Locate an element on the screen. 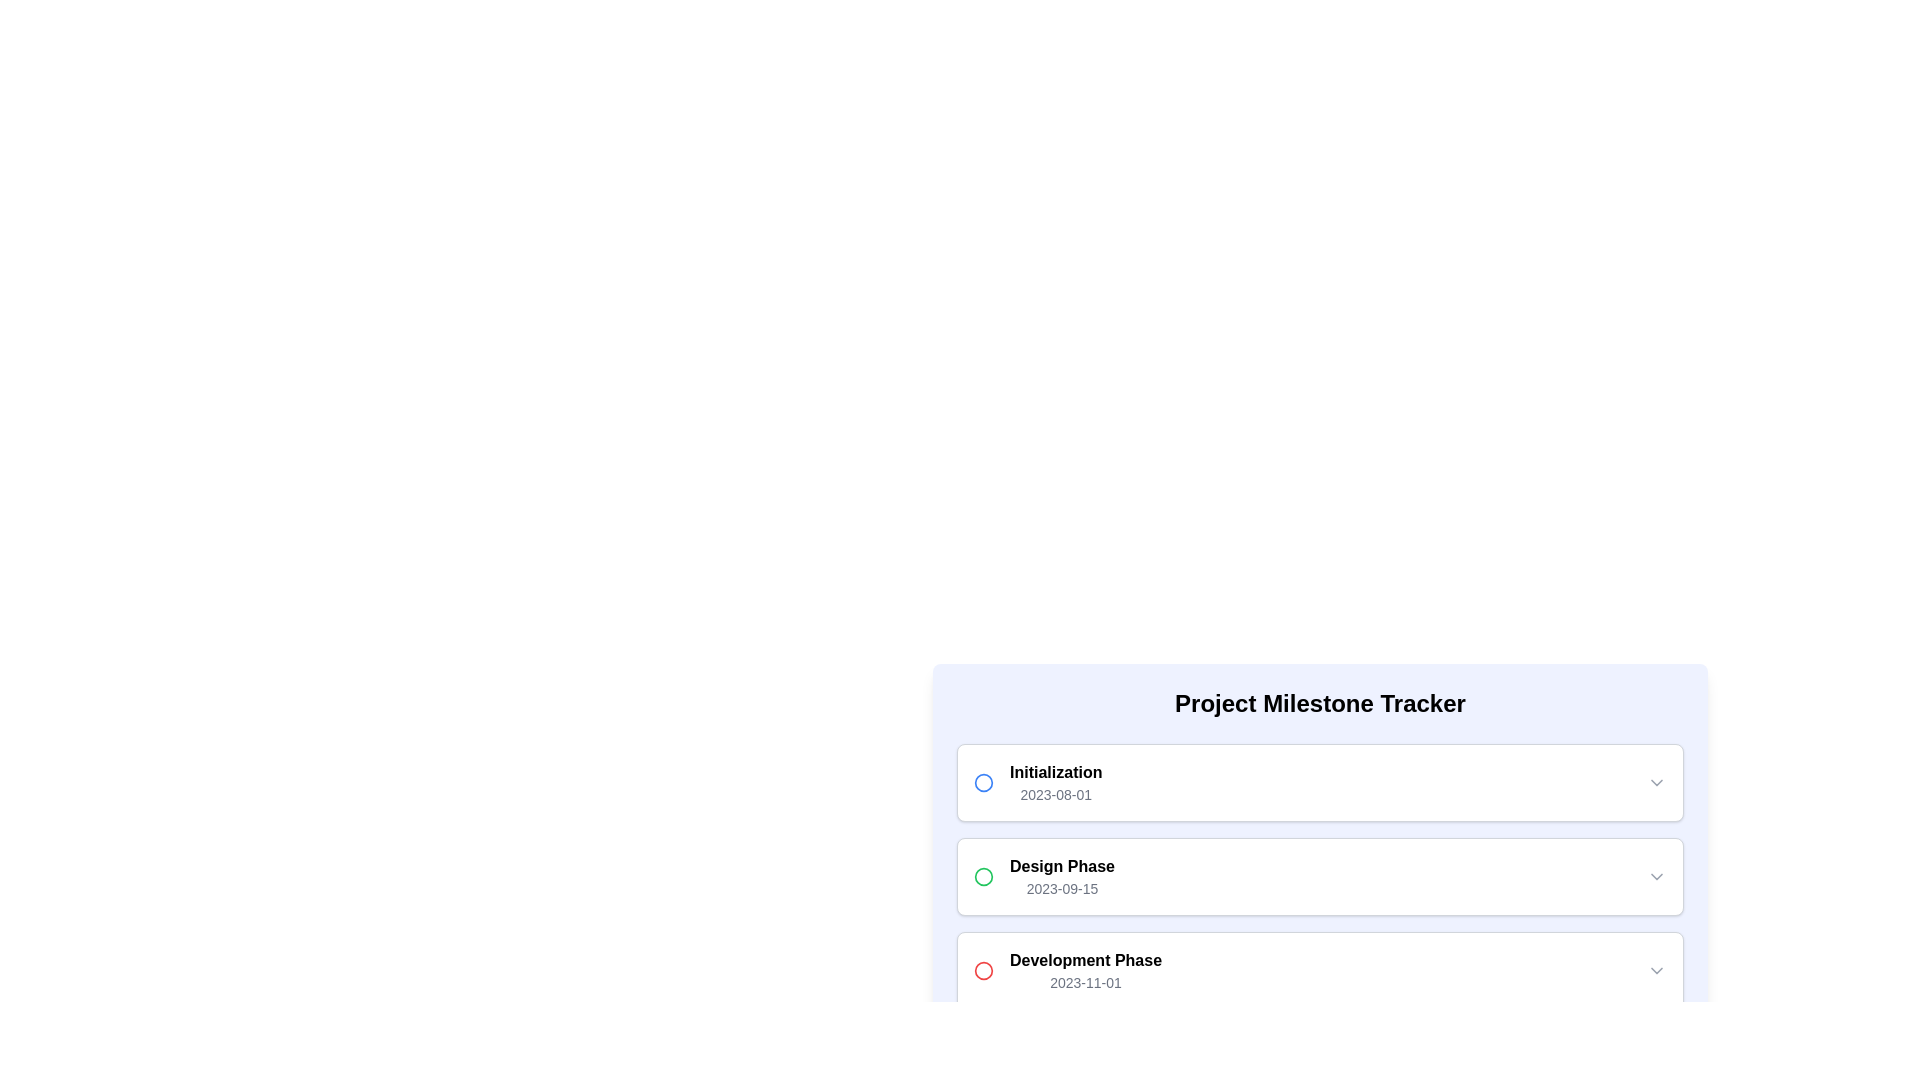 The width and height of the screenshot is (1920, 1080). the downward-facing arrow icon in the 'Design Phase' section is located at coordinates (1656, 875).